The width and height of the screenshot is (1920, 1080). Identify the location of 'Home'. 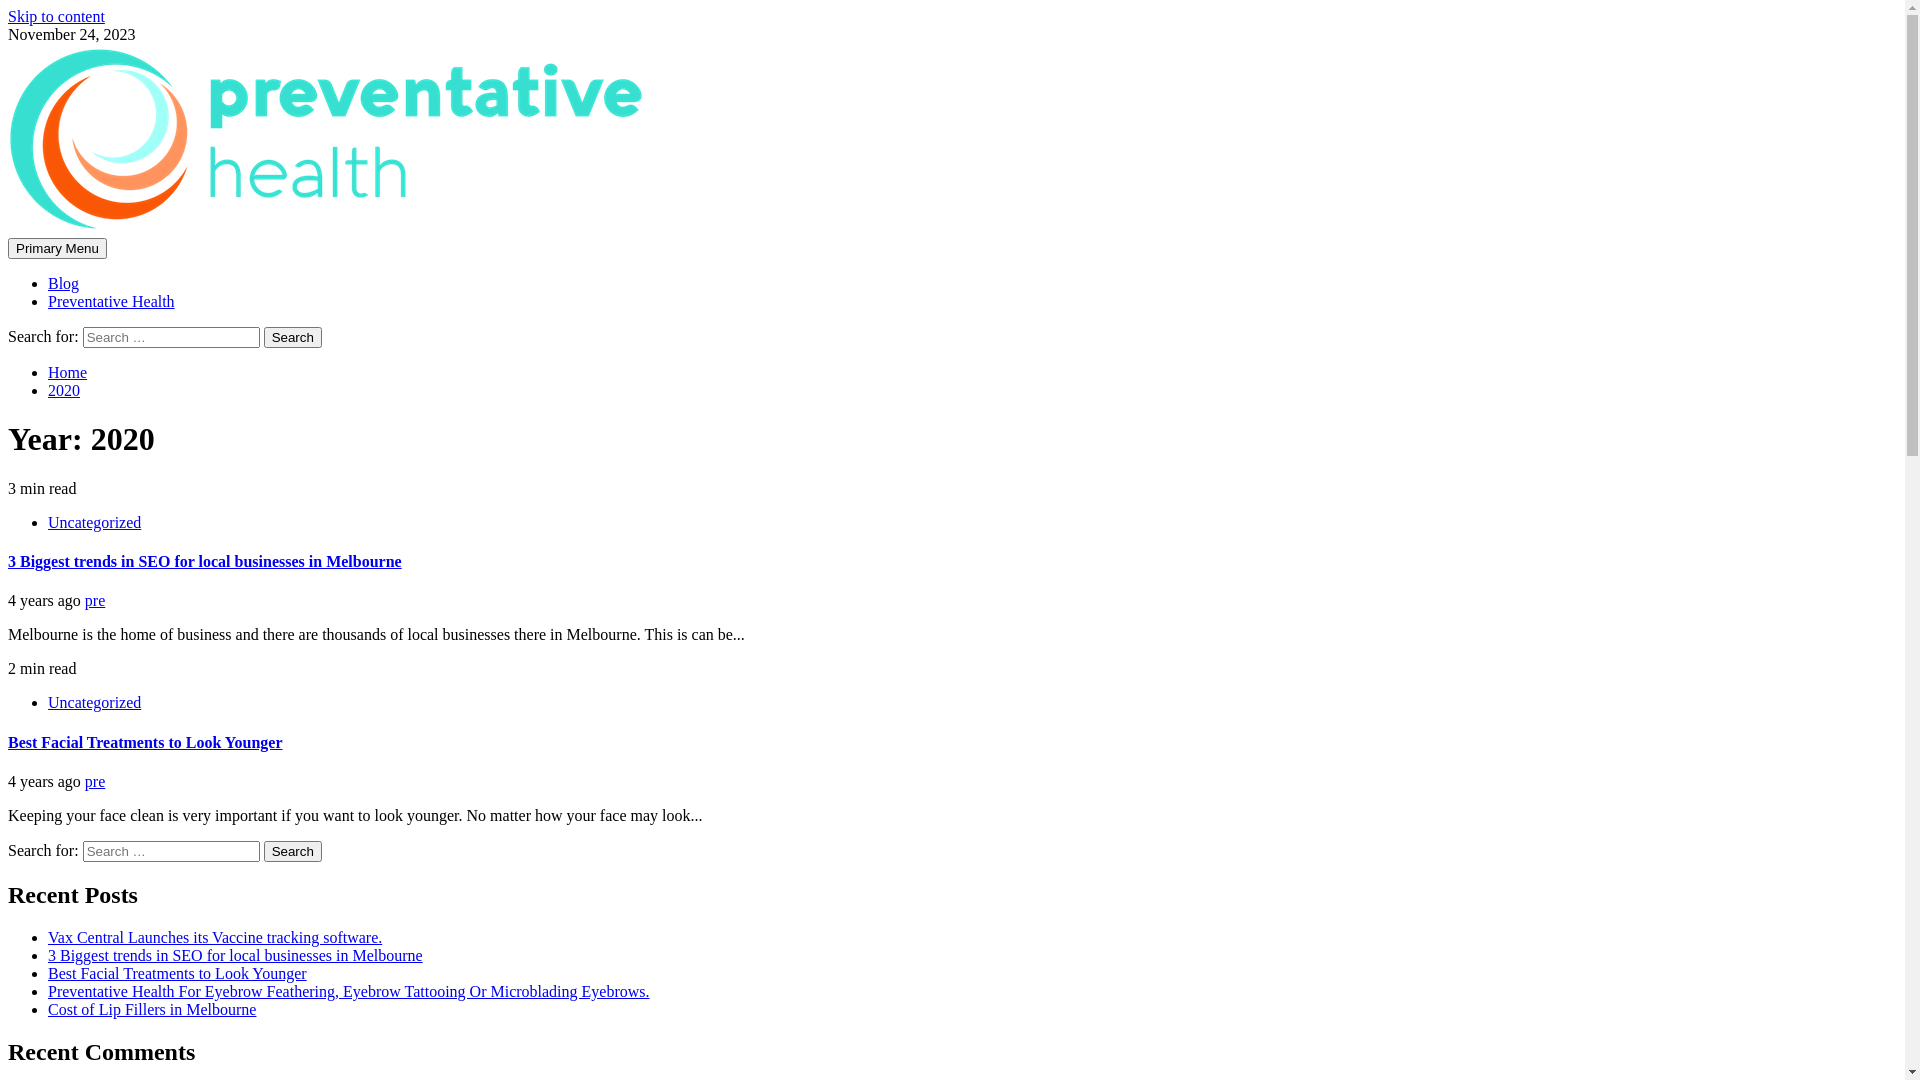
(67, 372).